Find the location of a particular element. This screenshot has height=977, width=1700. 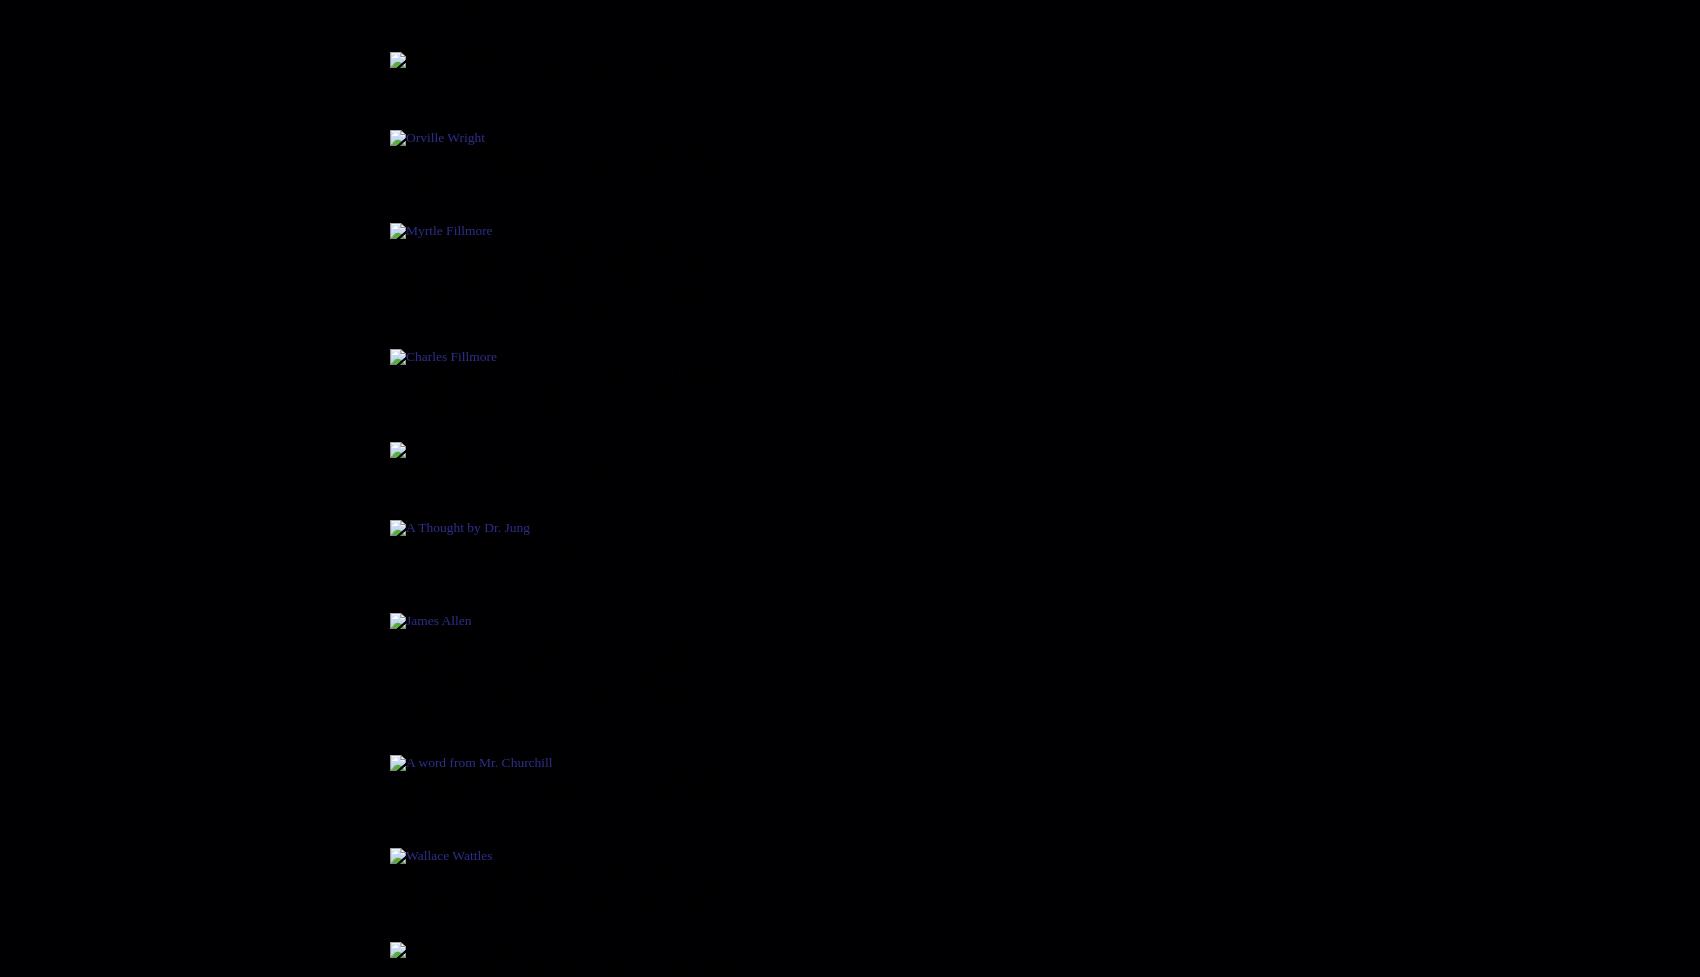

'Myrtle Fillmore' is located at coordinates (457, 206).